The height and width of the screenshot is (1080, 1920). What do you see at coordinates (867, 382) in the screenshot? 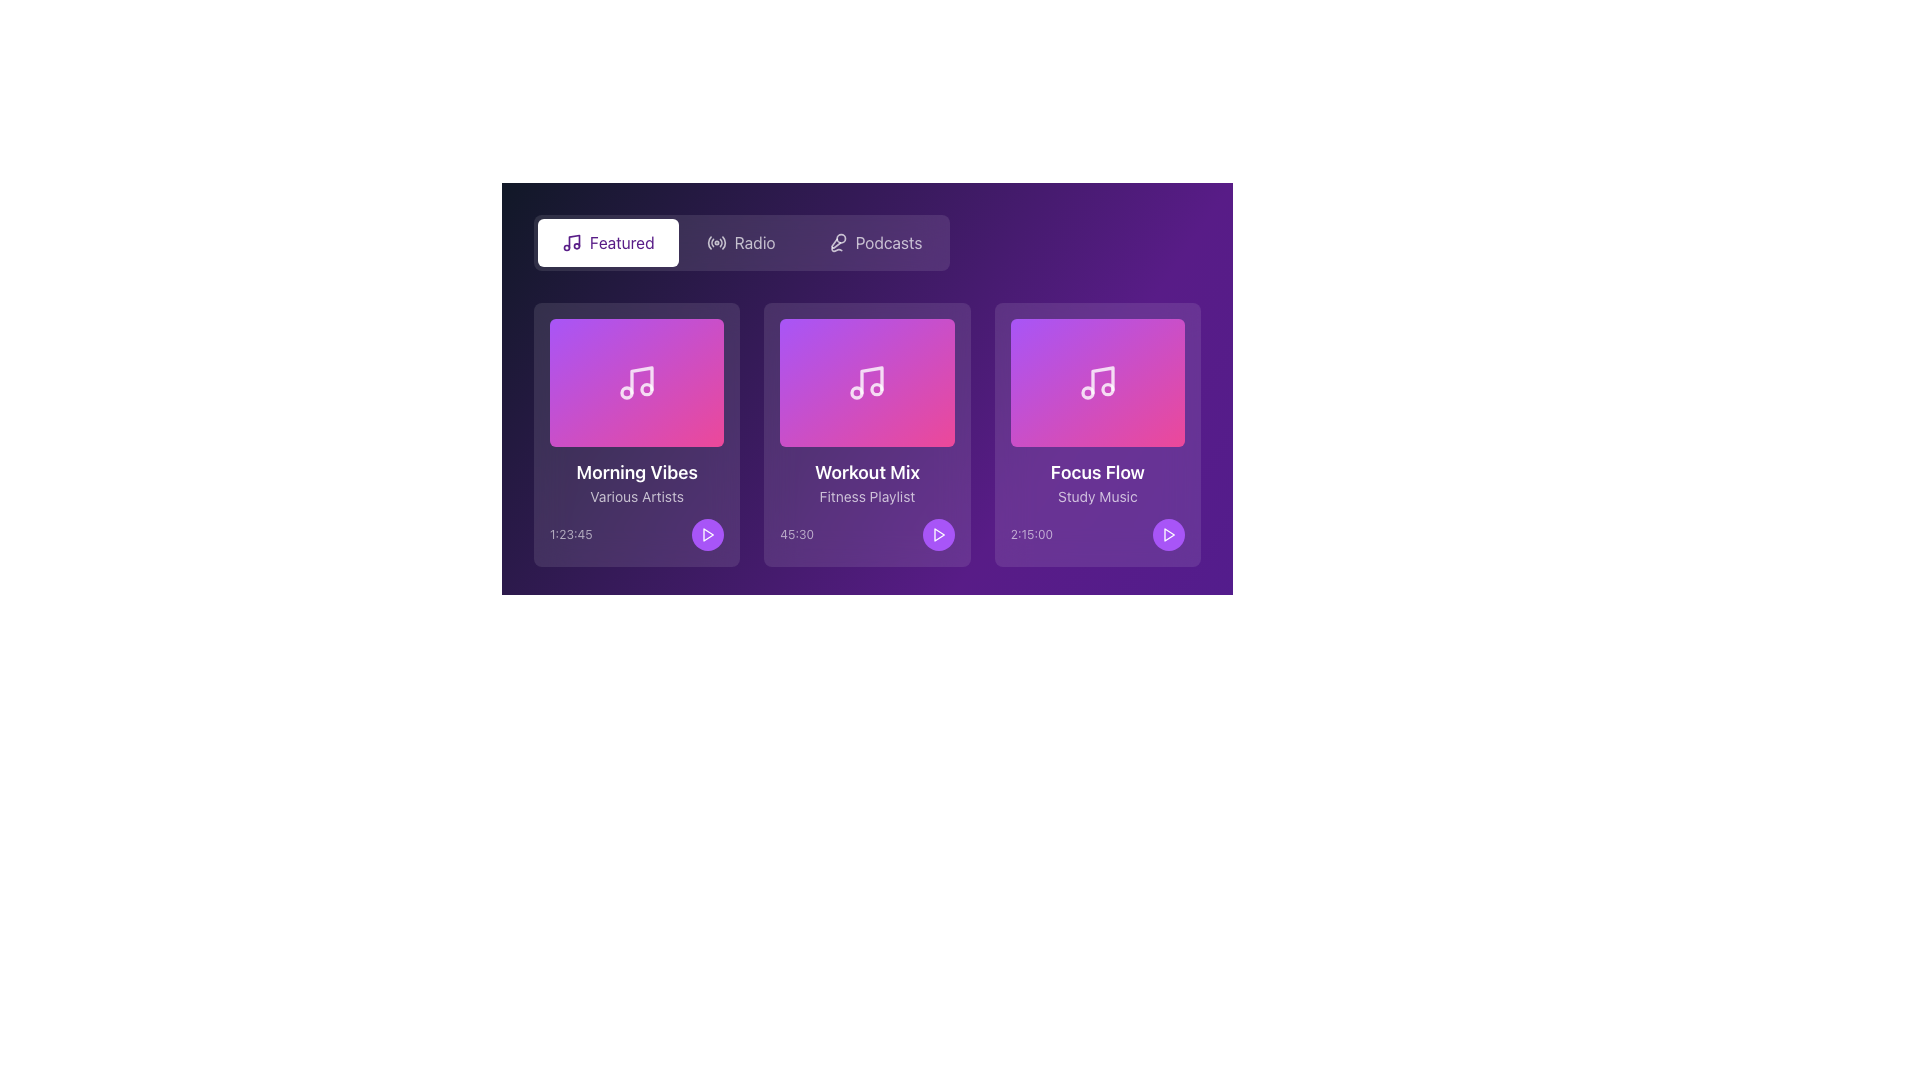
I see `the Decorative card section, which is a rectangular card with a gradient background transitioning from purple to pink, rounded corners, and a centered white music note icon. It is located at the top of the second card in a horizontally aligned list of three cards, immediately above the text 'Workout Mix' and 'Fitness Playlist'` at bounding box center [867, 382].